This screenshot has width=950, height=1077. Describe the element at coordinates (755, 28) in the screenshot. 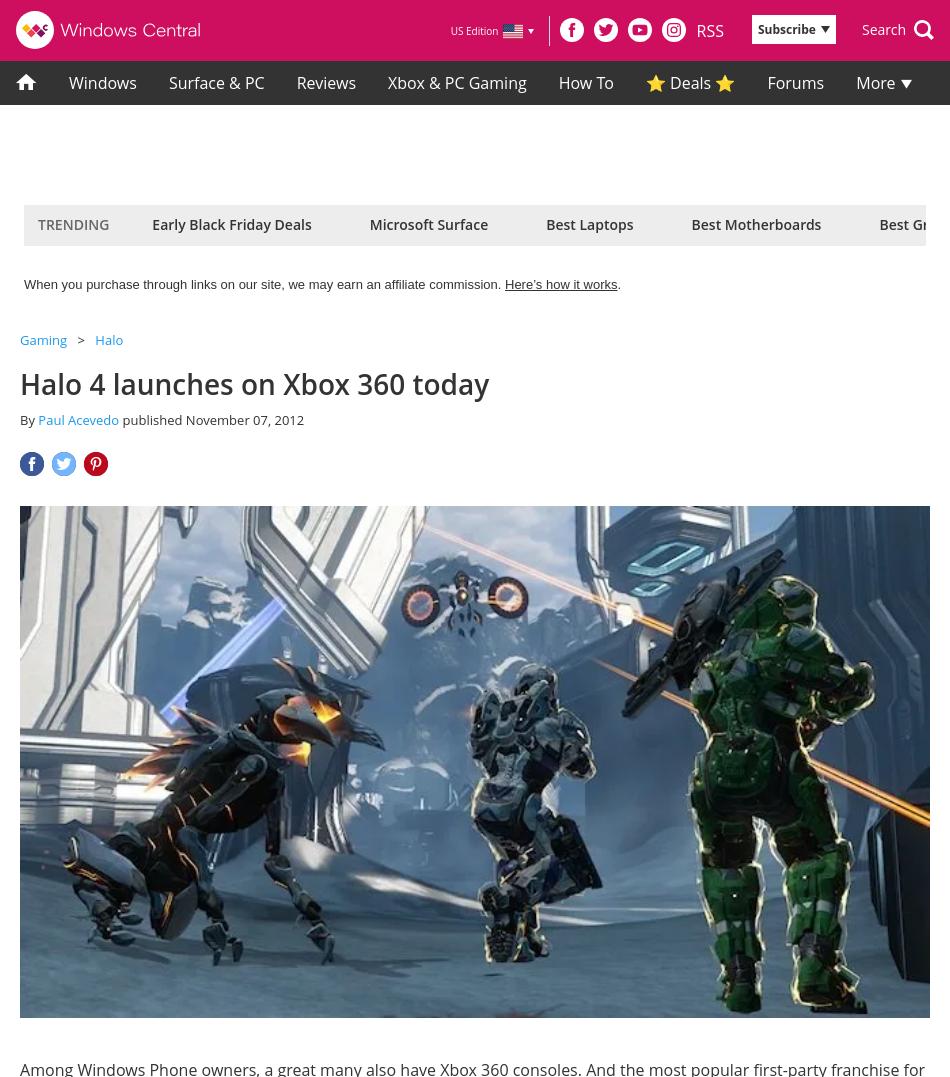

I see `'Subscribe'` at that location.